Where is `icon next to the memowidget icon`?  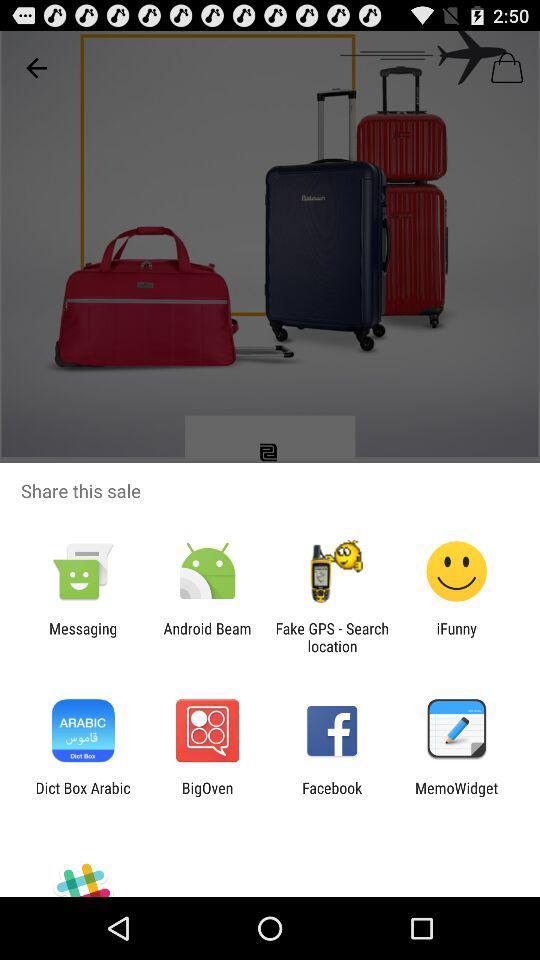 icon next to the memowidget icon is located at coordinates (332, 796).